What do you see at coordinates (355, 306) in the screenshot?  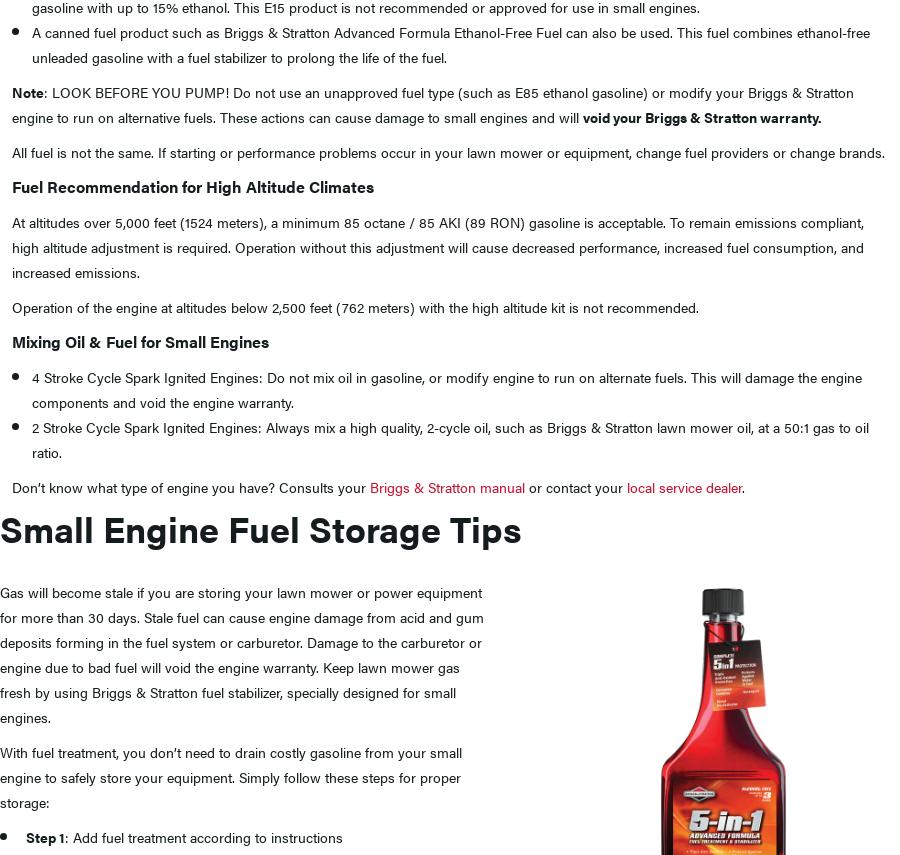 I see `'Operation of the engine at altitudes below 2,500 feet (762 meters) with the high altitude kit is not recommended.'` at bounding box center [355, 306].